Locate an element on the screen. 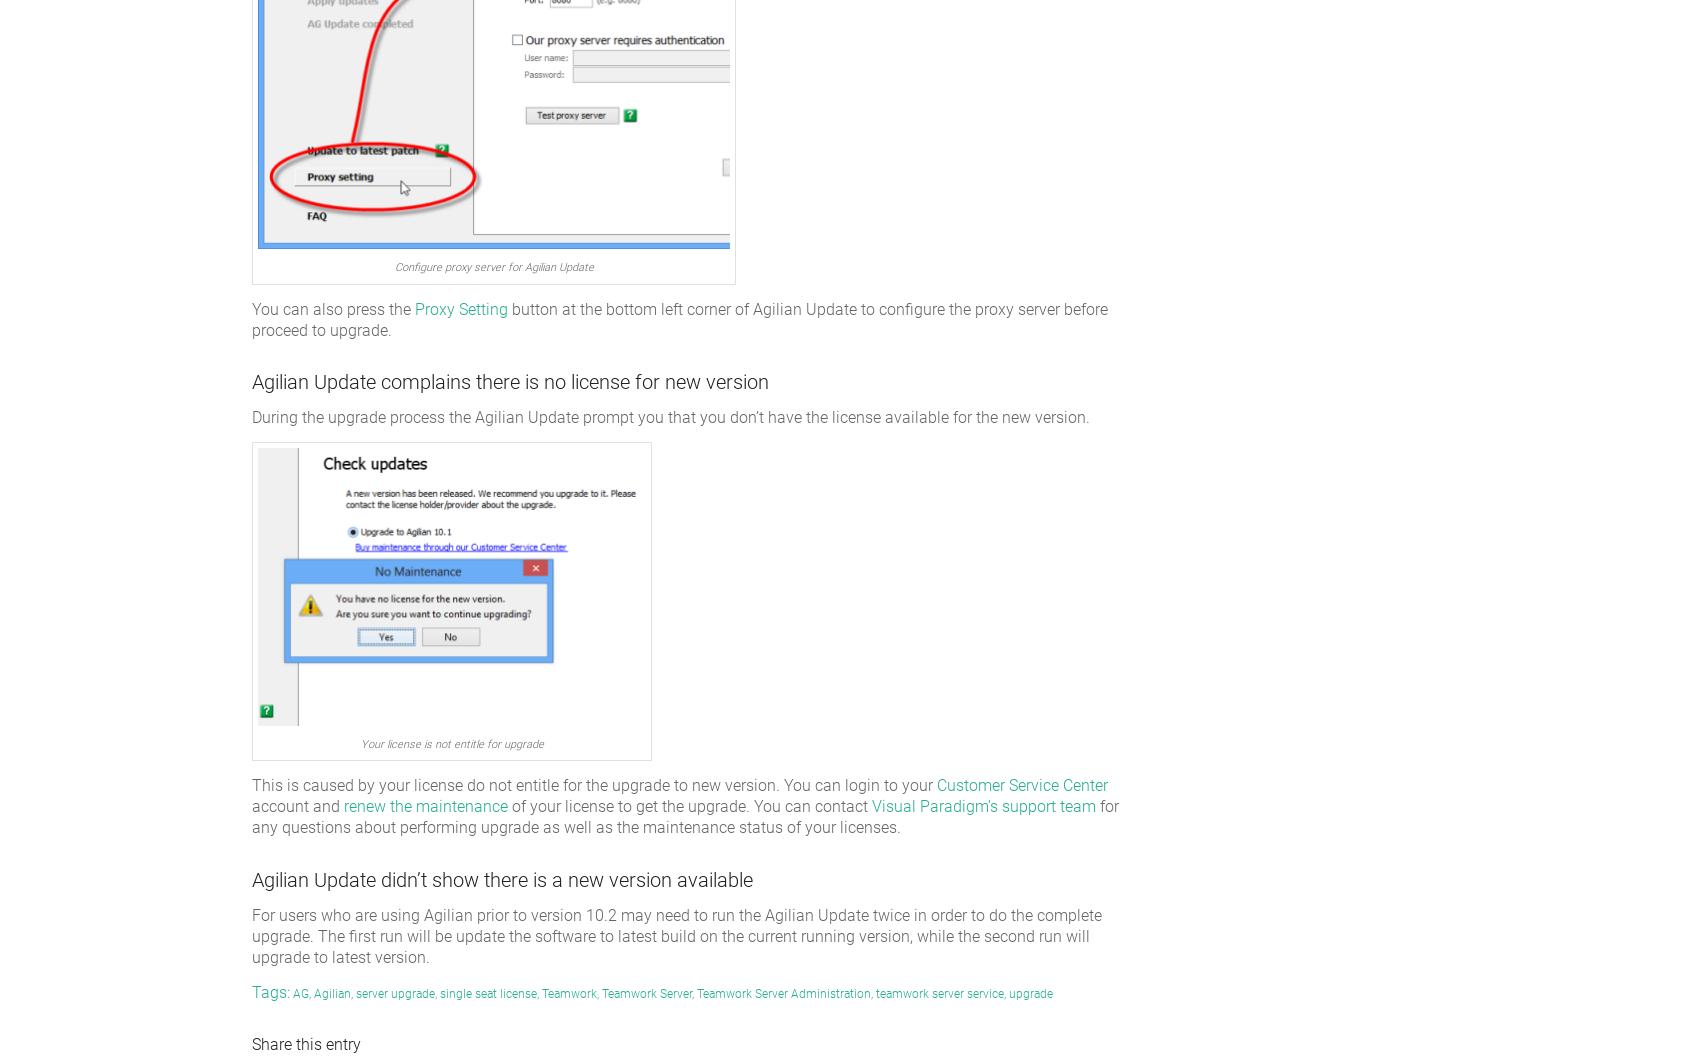  'During the upgrade process the Agilian Update prompt you that you don’t have the license available for the new version.' is located at coordinates (671, 416).